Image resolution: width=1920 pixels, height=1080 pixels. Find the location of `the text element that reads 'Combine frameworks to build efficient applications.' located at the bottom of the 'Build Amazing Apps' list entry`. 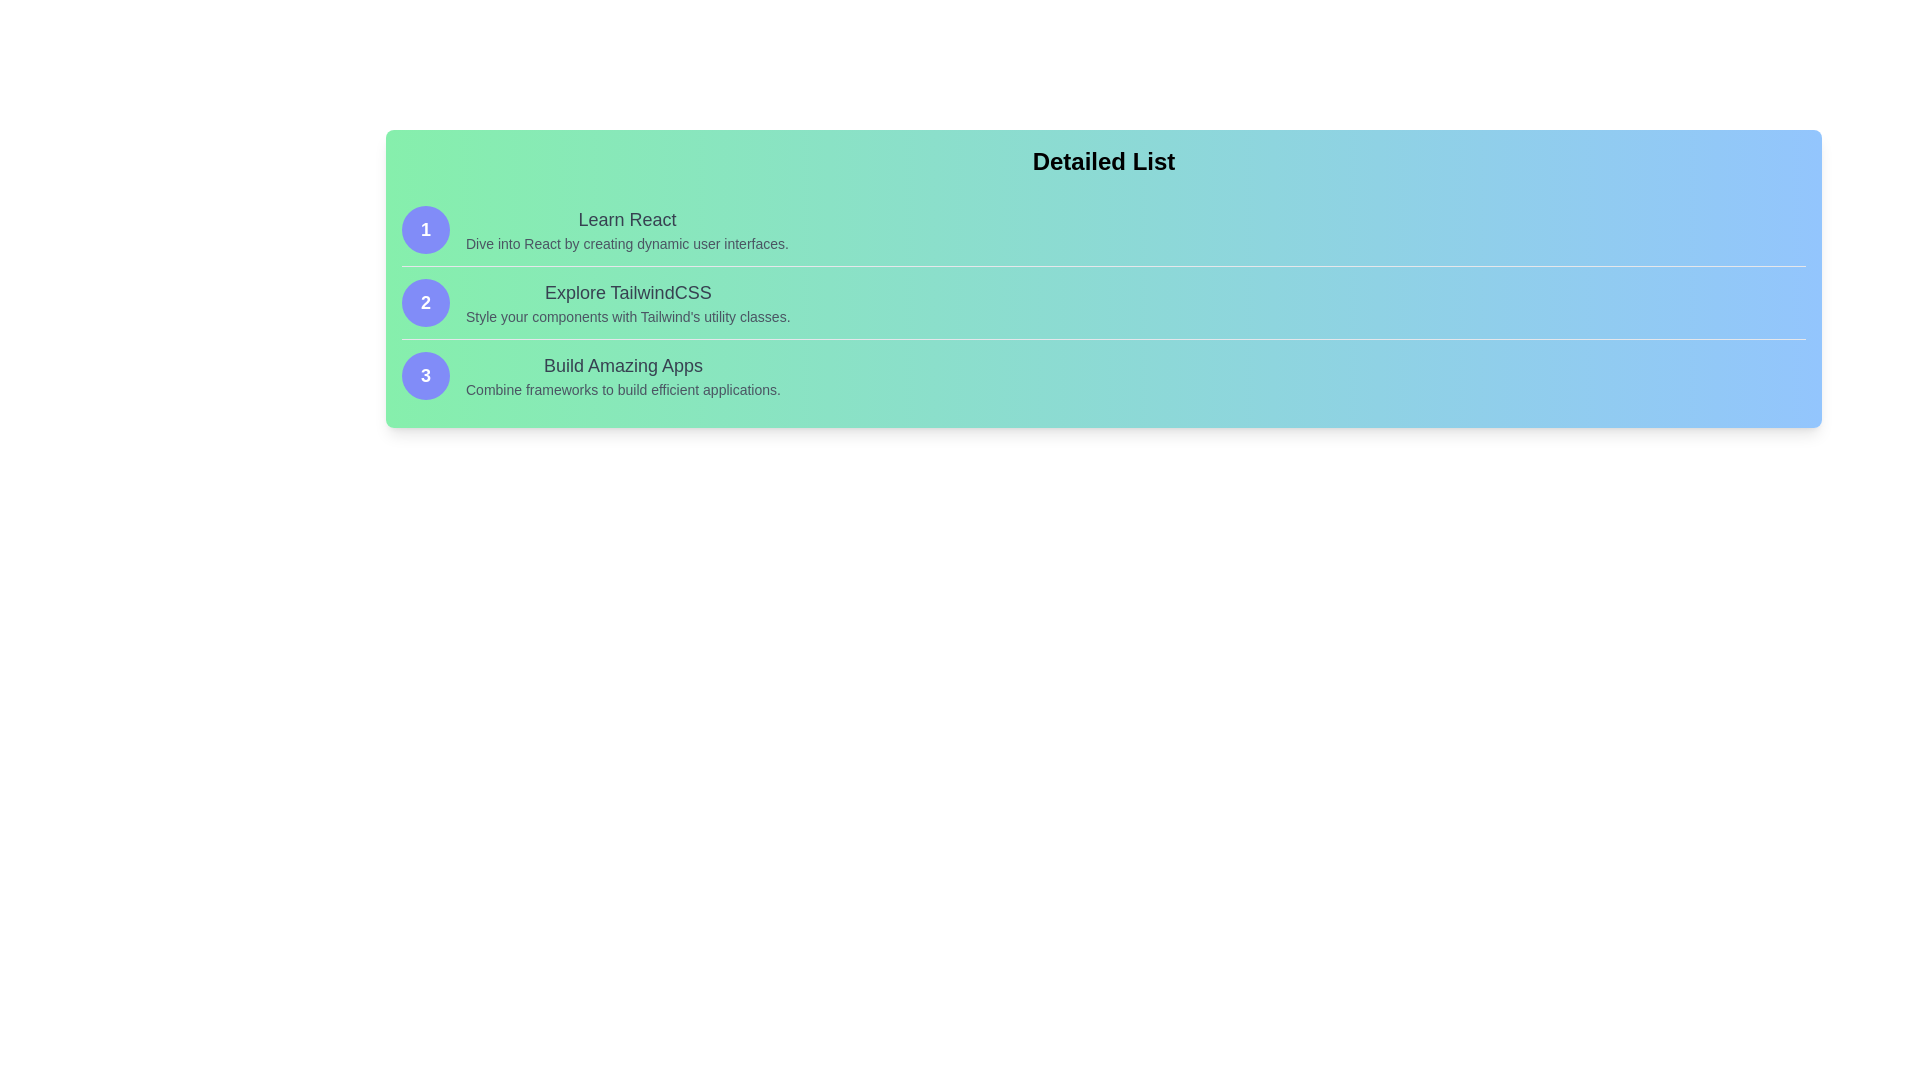

the text element that reads 'Combine frameworks to build efficient applications.' located at the bottom of the 'Build Amazing Apps' list entry is located at coordinates (622, 389).